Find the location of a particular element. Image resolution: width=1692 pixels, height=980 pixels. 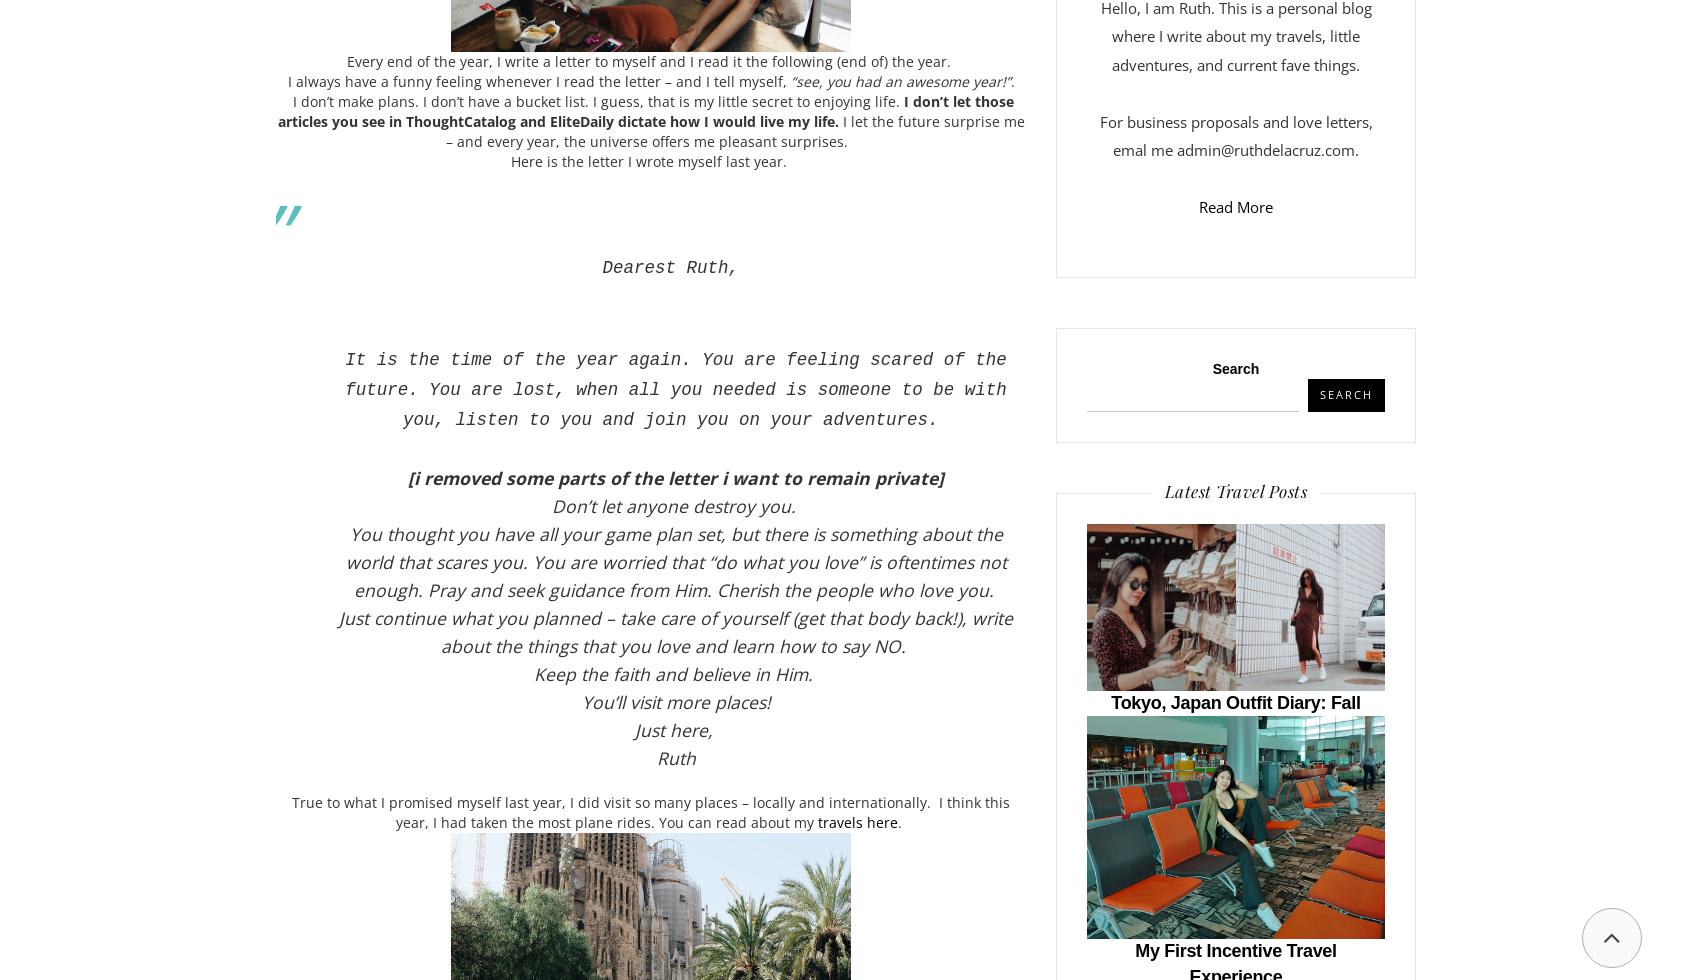

'Tokyo, Japan Outfit Diary: Fall' is located at coordinates (1235, 702).